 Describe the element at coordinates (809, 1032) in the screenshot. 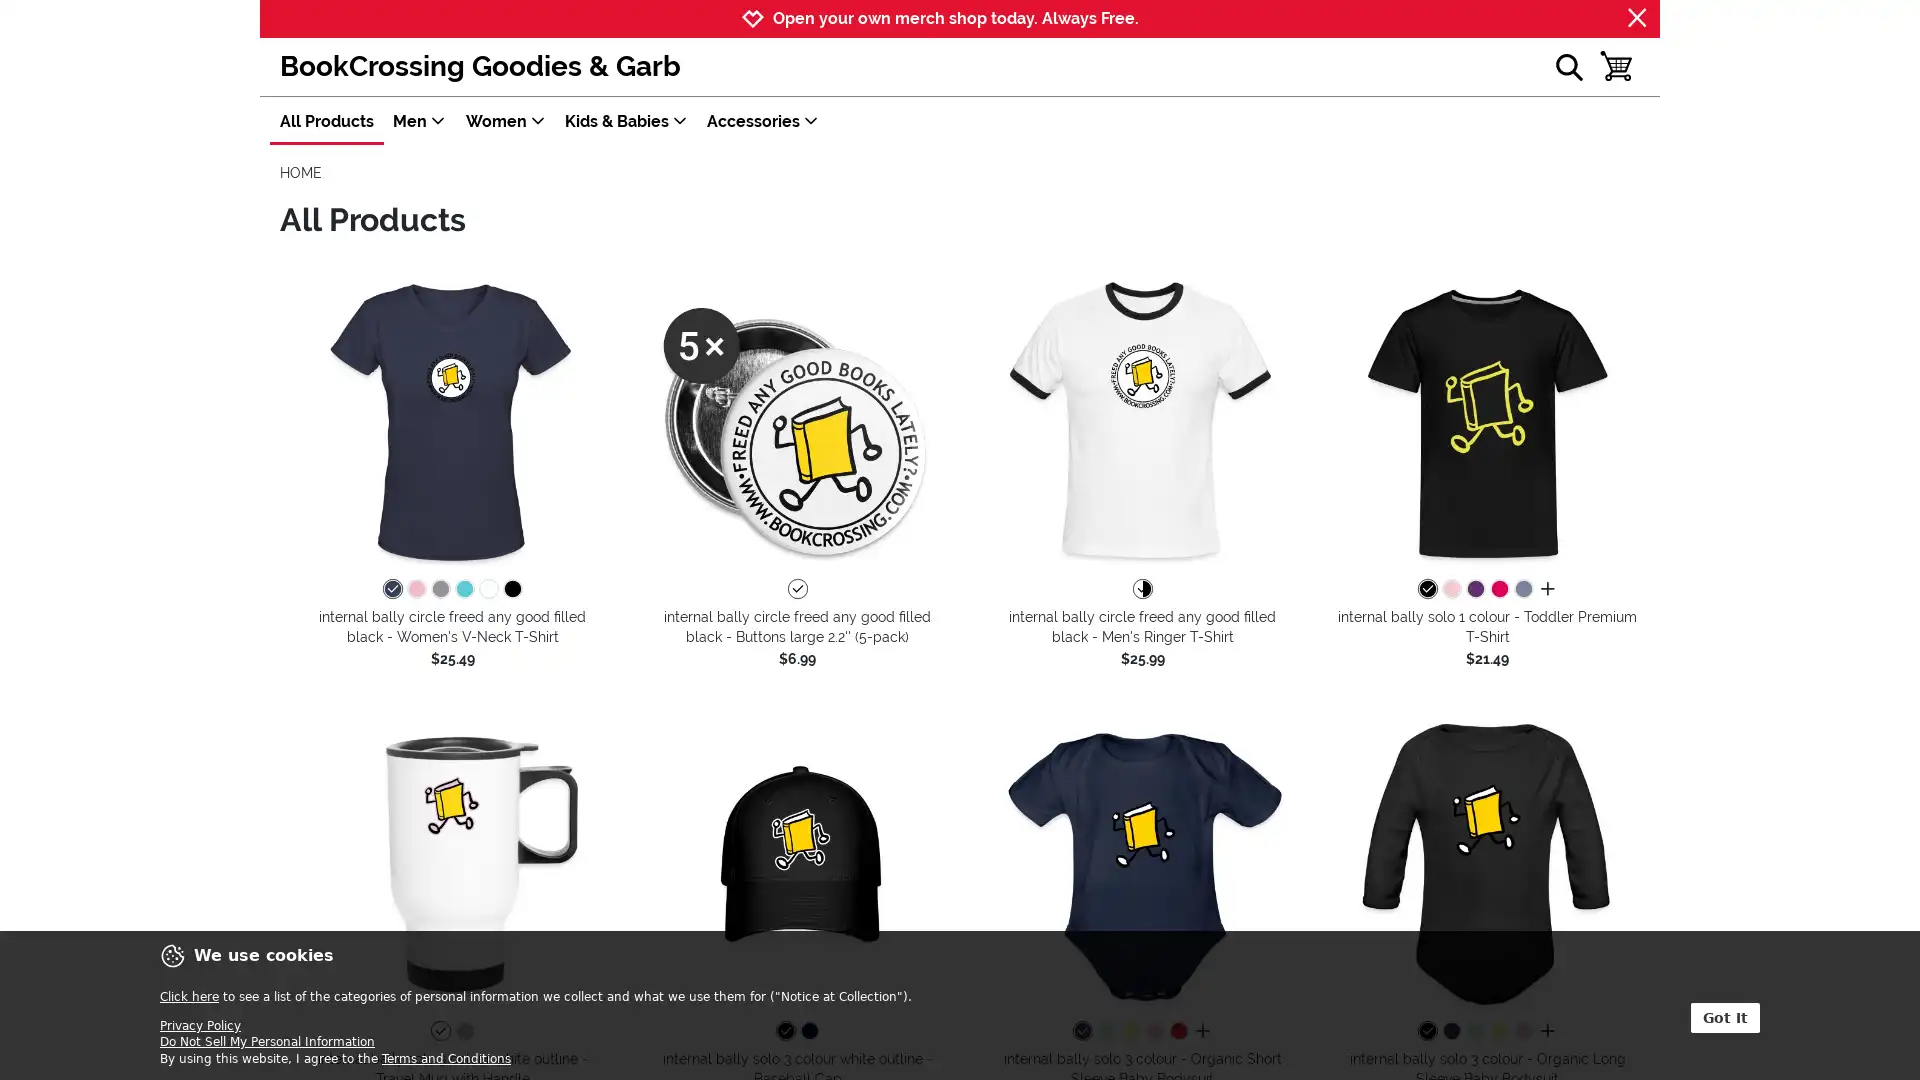

I see `navy` at that location.